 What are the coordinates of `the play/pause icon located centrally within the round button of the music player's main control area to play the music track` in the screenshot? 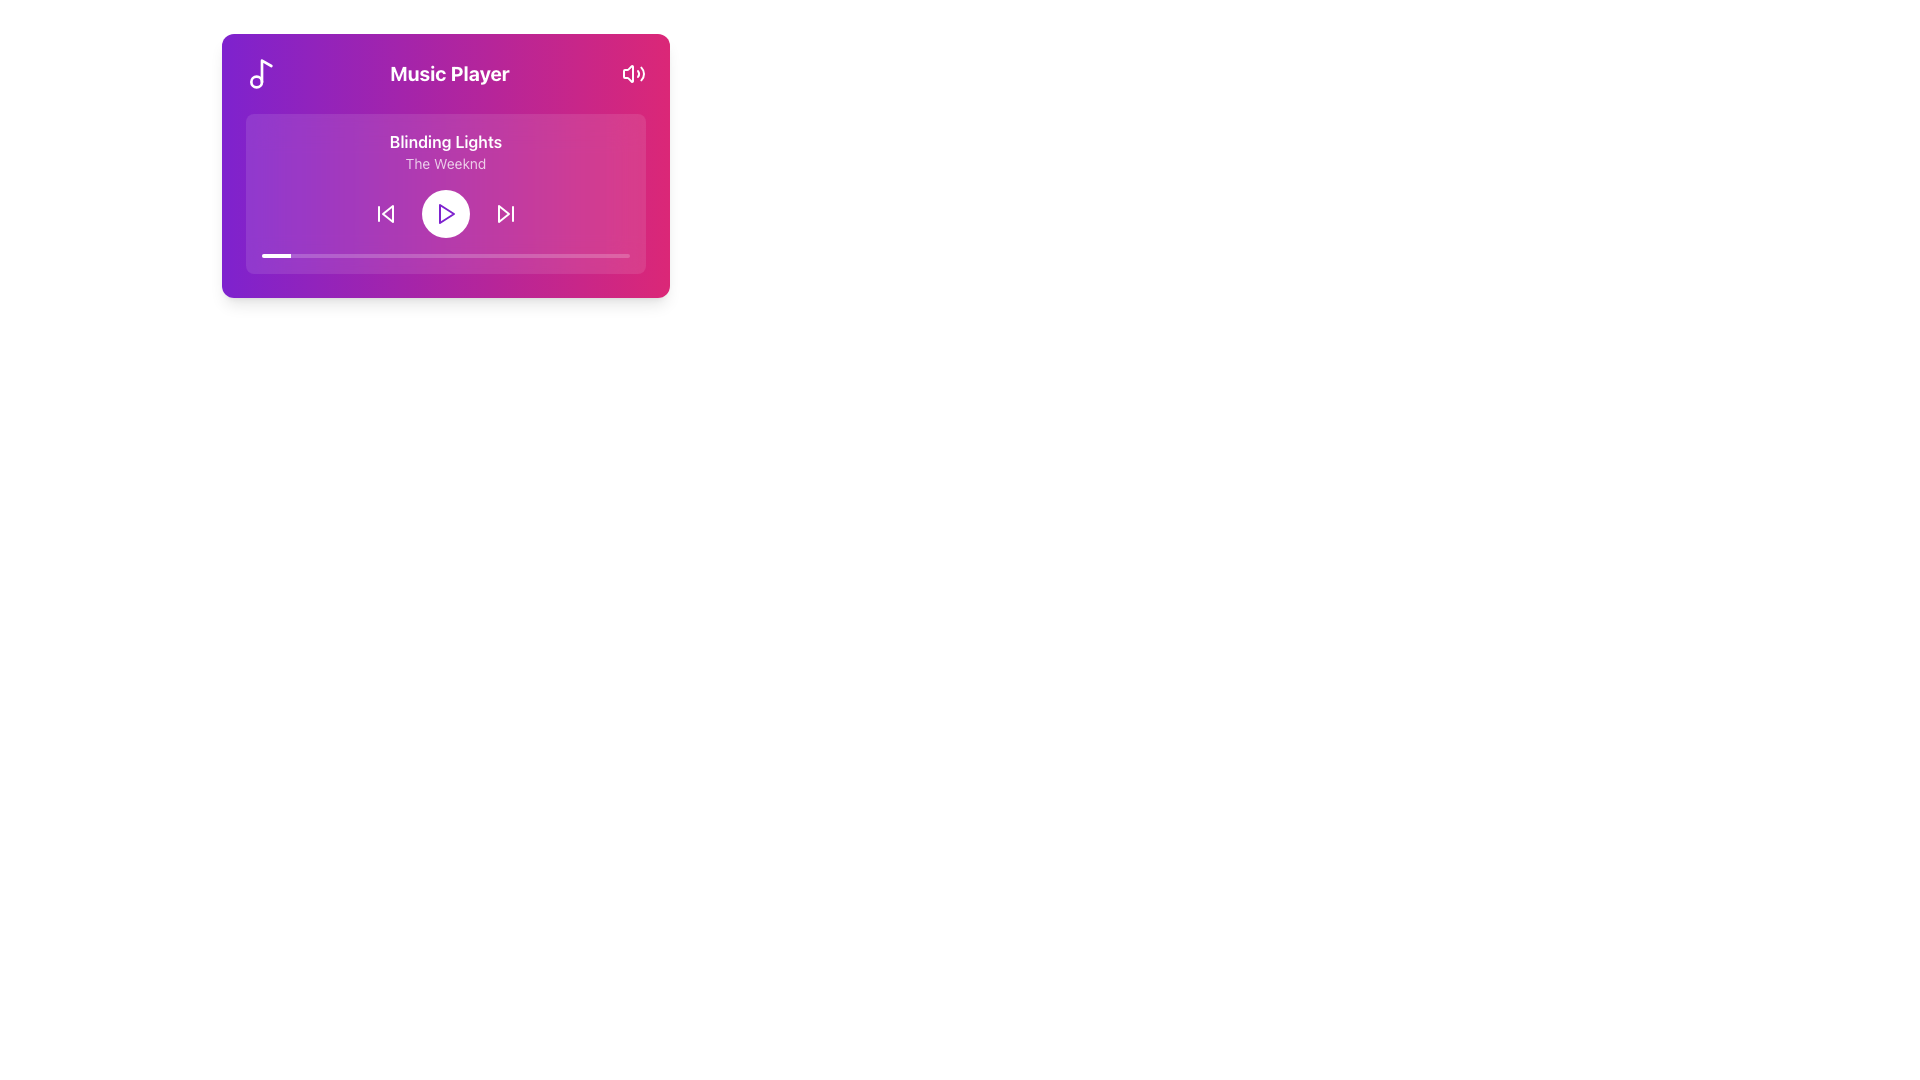 It's located at (445, 213).